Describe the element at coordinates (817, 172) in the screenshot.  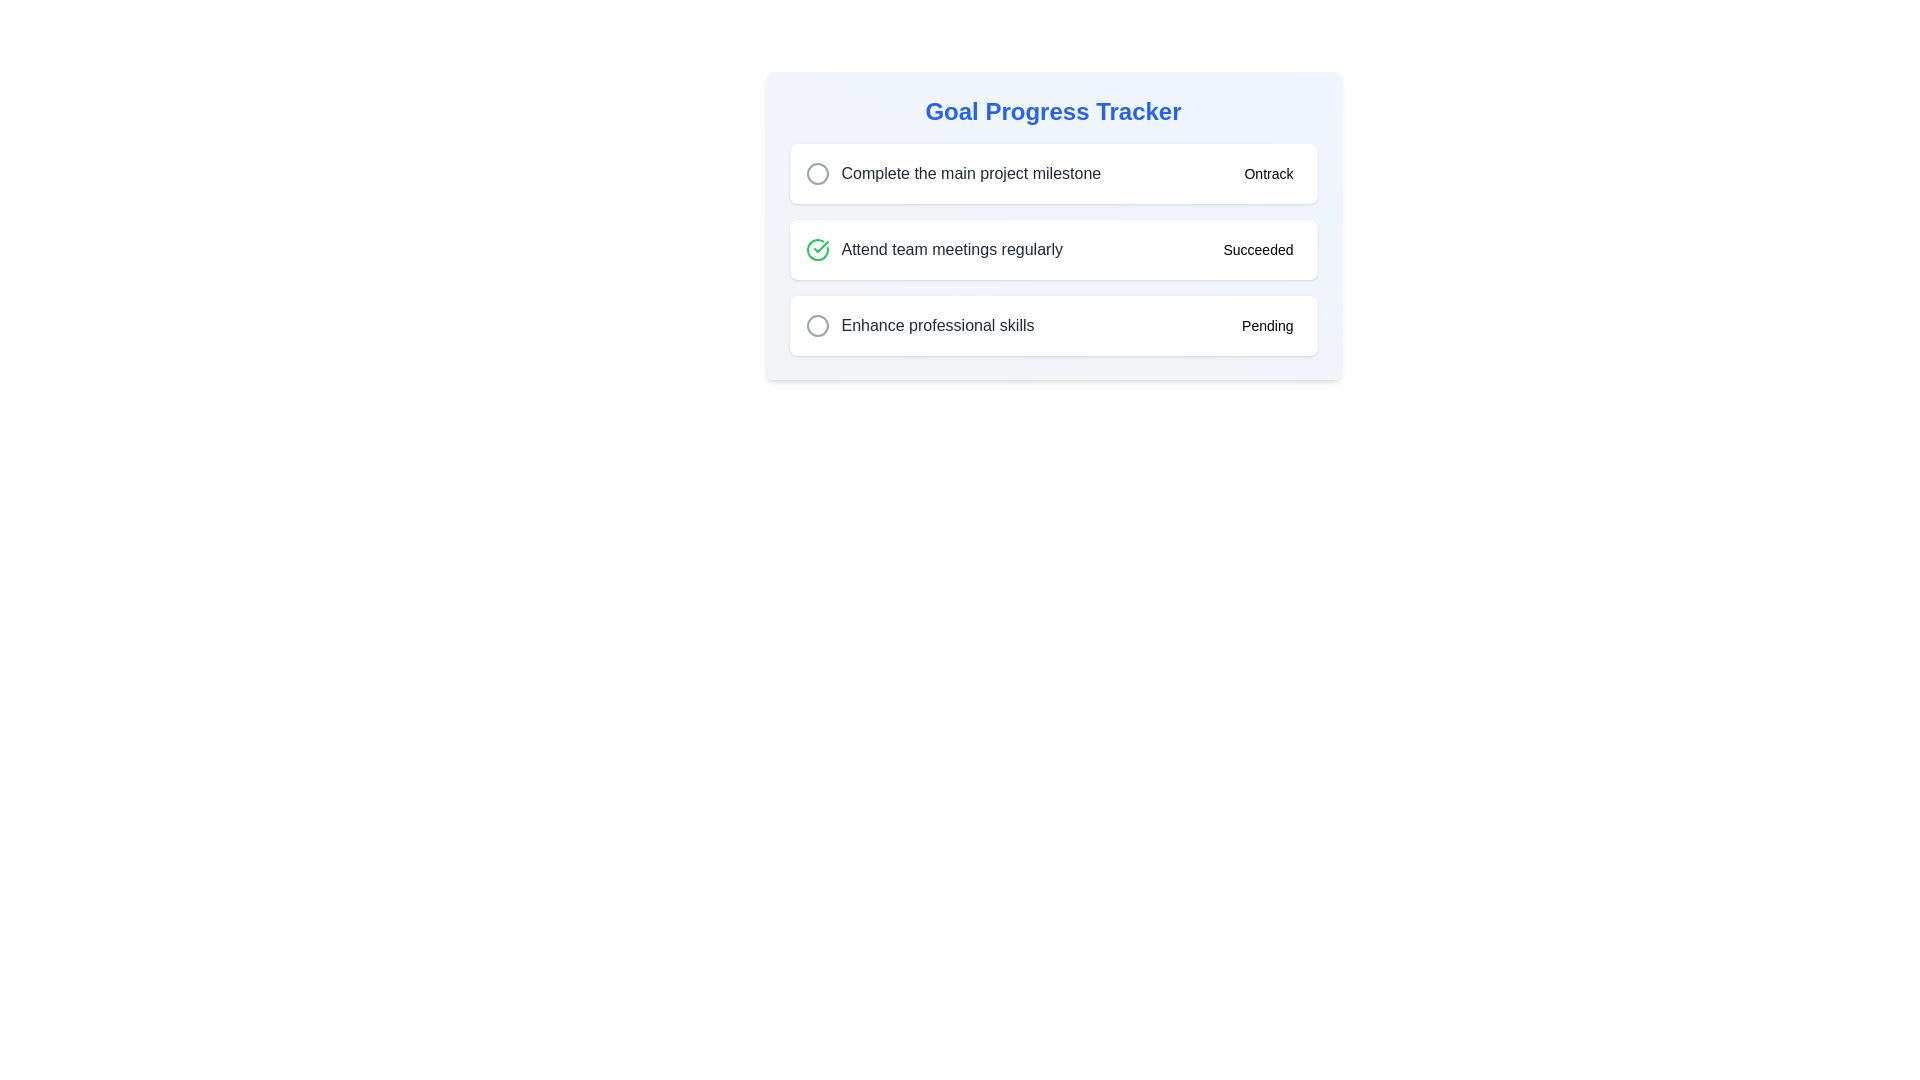
I see `the first status indicator represented by an SVG circle in the Goal Progress Tracker box` at that location.